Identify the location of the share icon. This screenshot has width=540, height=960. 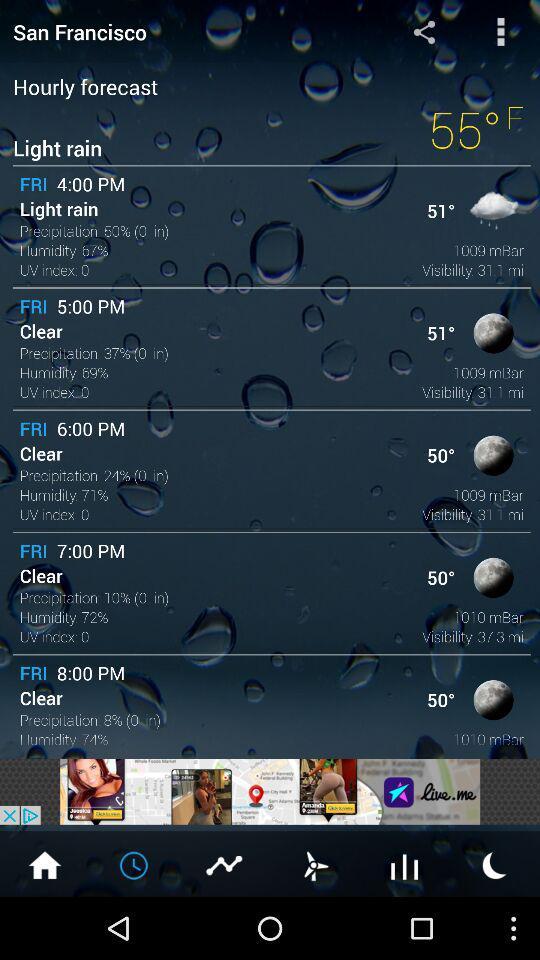
(423, 33).